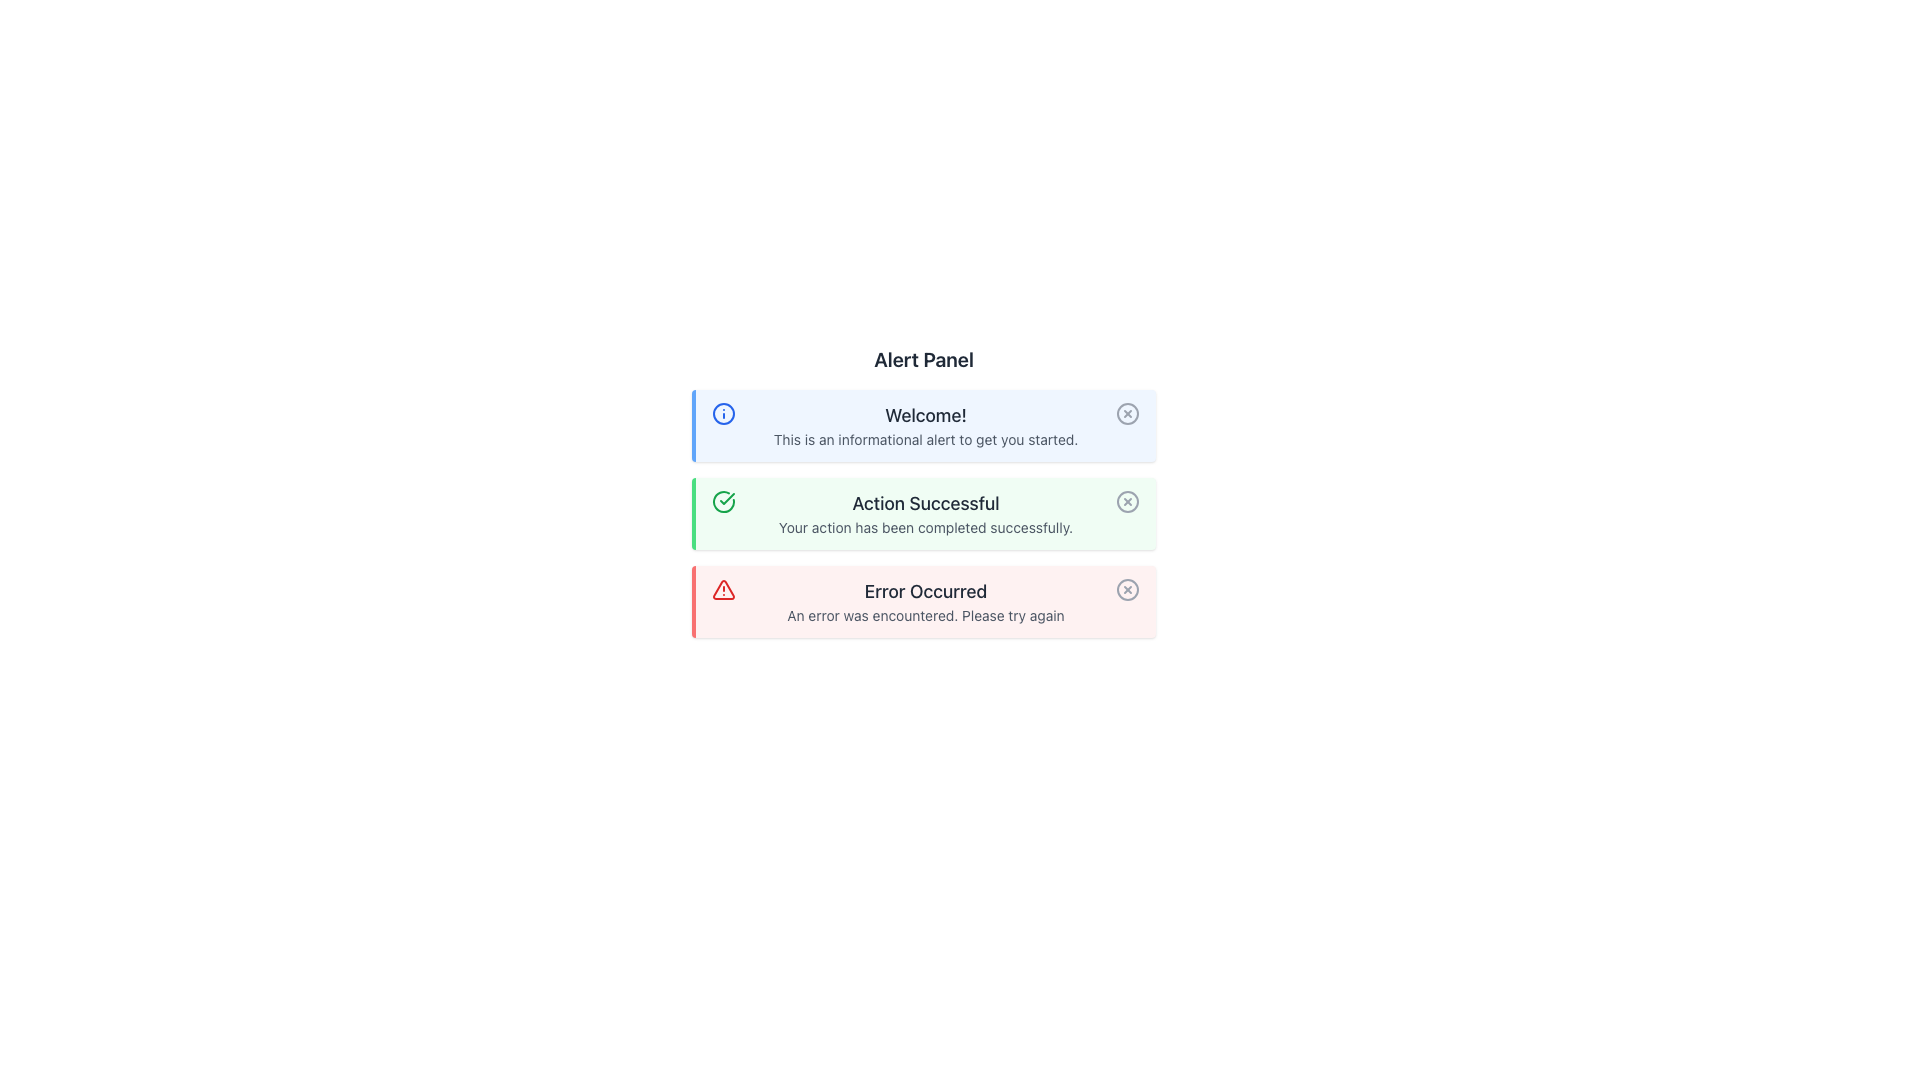 This screenshot has height=1080, width=1920. I want to click on static text display component that shows the message 'Welcome! This is an informational alert to get you started.' It is located in the notification panel below the title 'Alert Panel', so click(925, 424).